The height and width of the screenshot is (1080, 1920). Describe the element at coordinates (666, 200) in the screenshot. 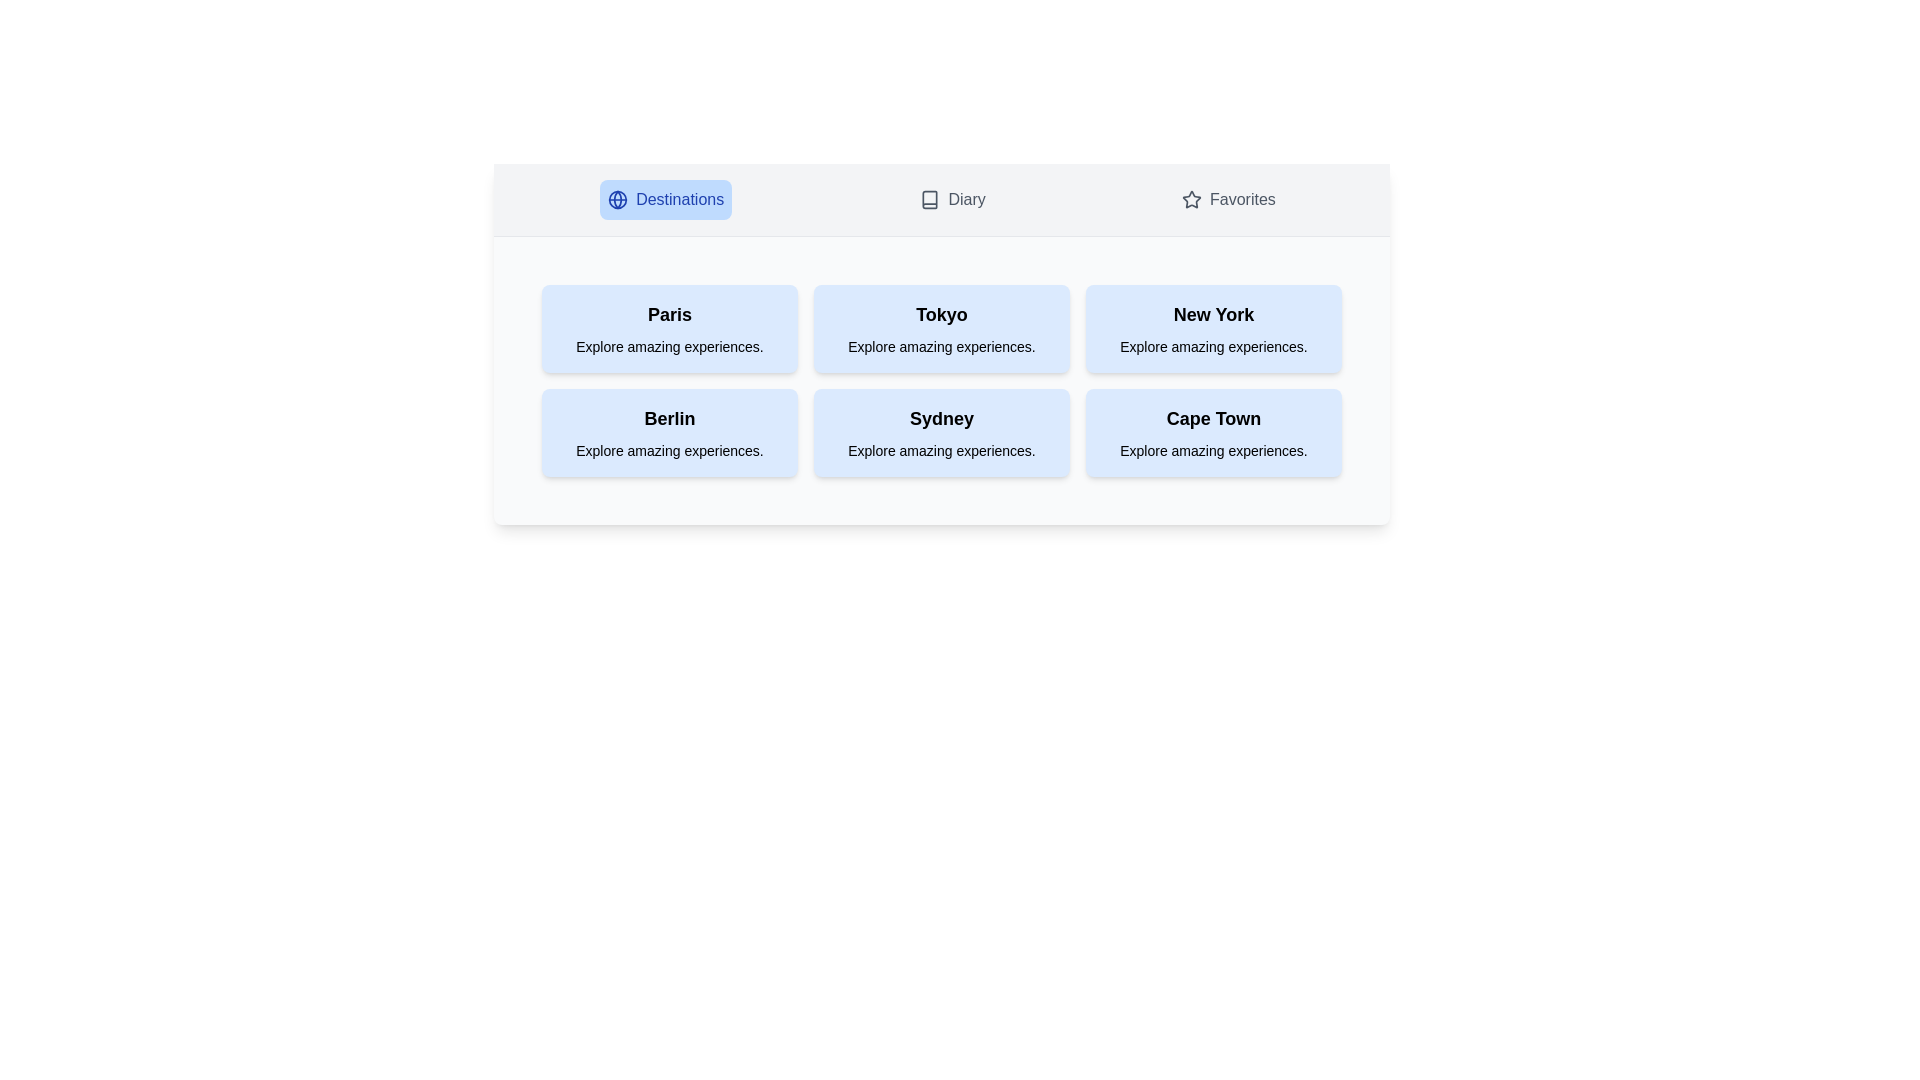

I see `the Destinations tab to switch to the corresponding section` at that location.